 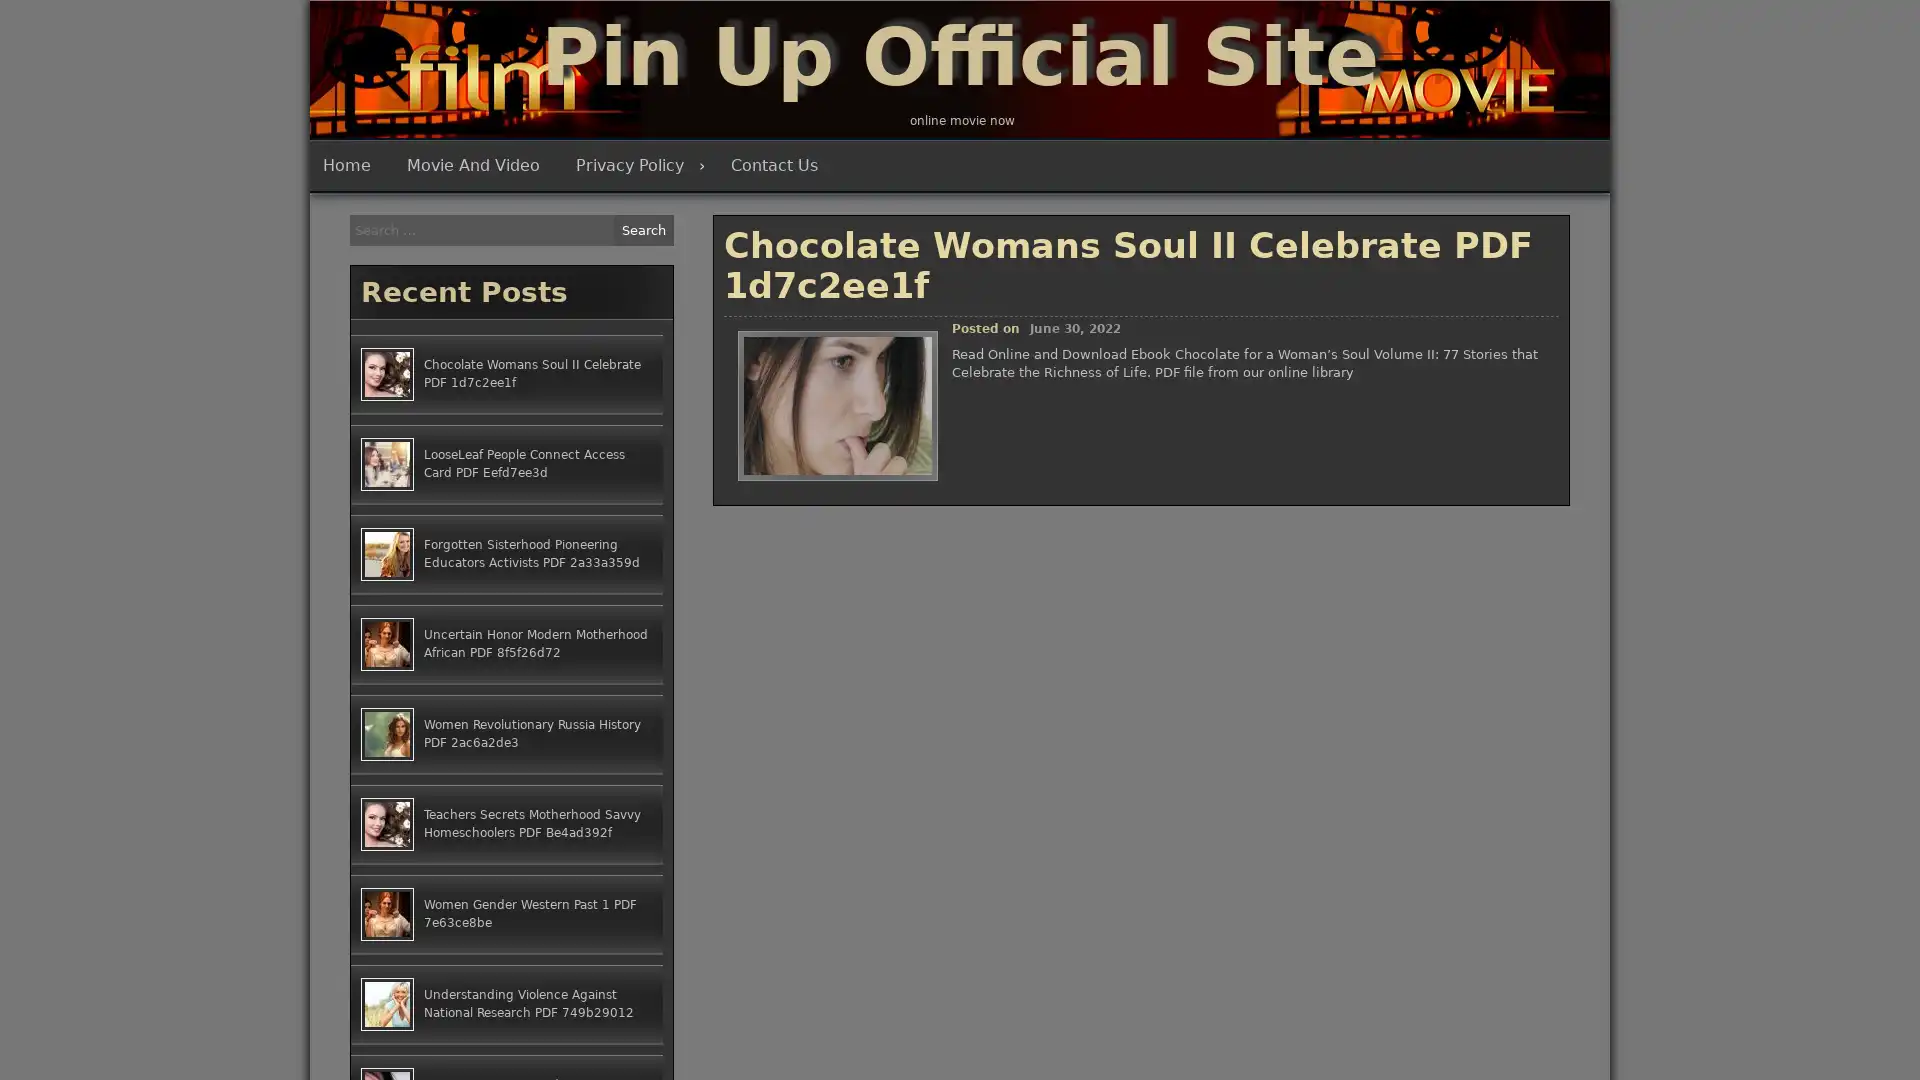 I want to click on Search, so click(x=643, y=229).